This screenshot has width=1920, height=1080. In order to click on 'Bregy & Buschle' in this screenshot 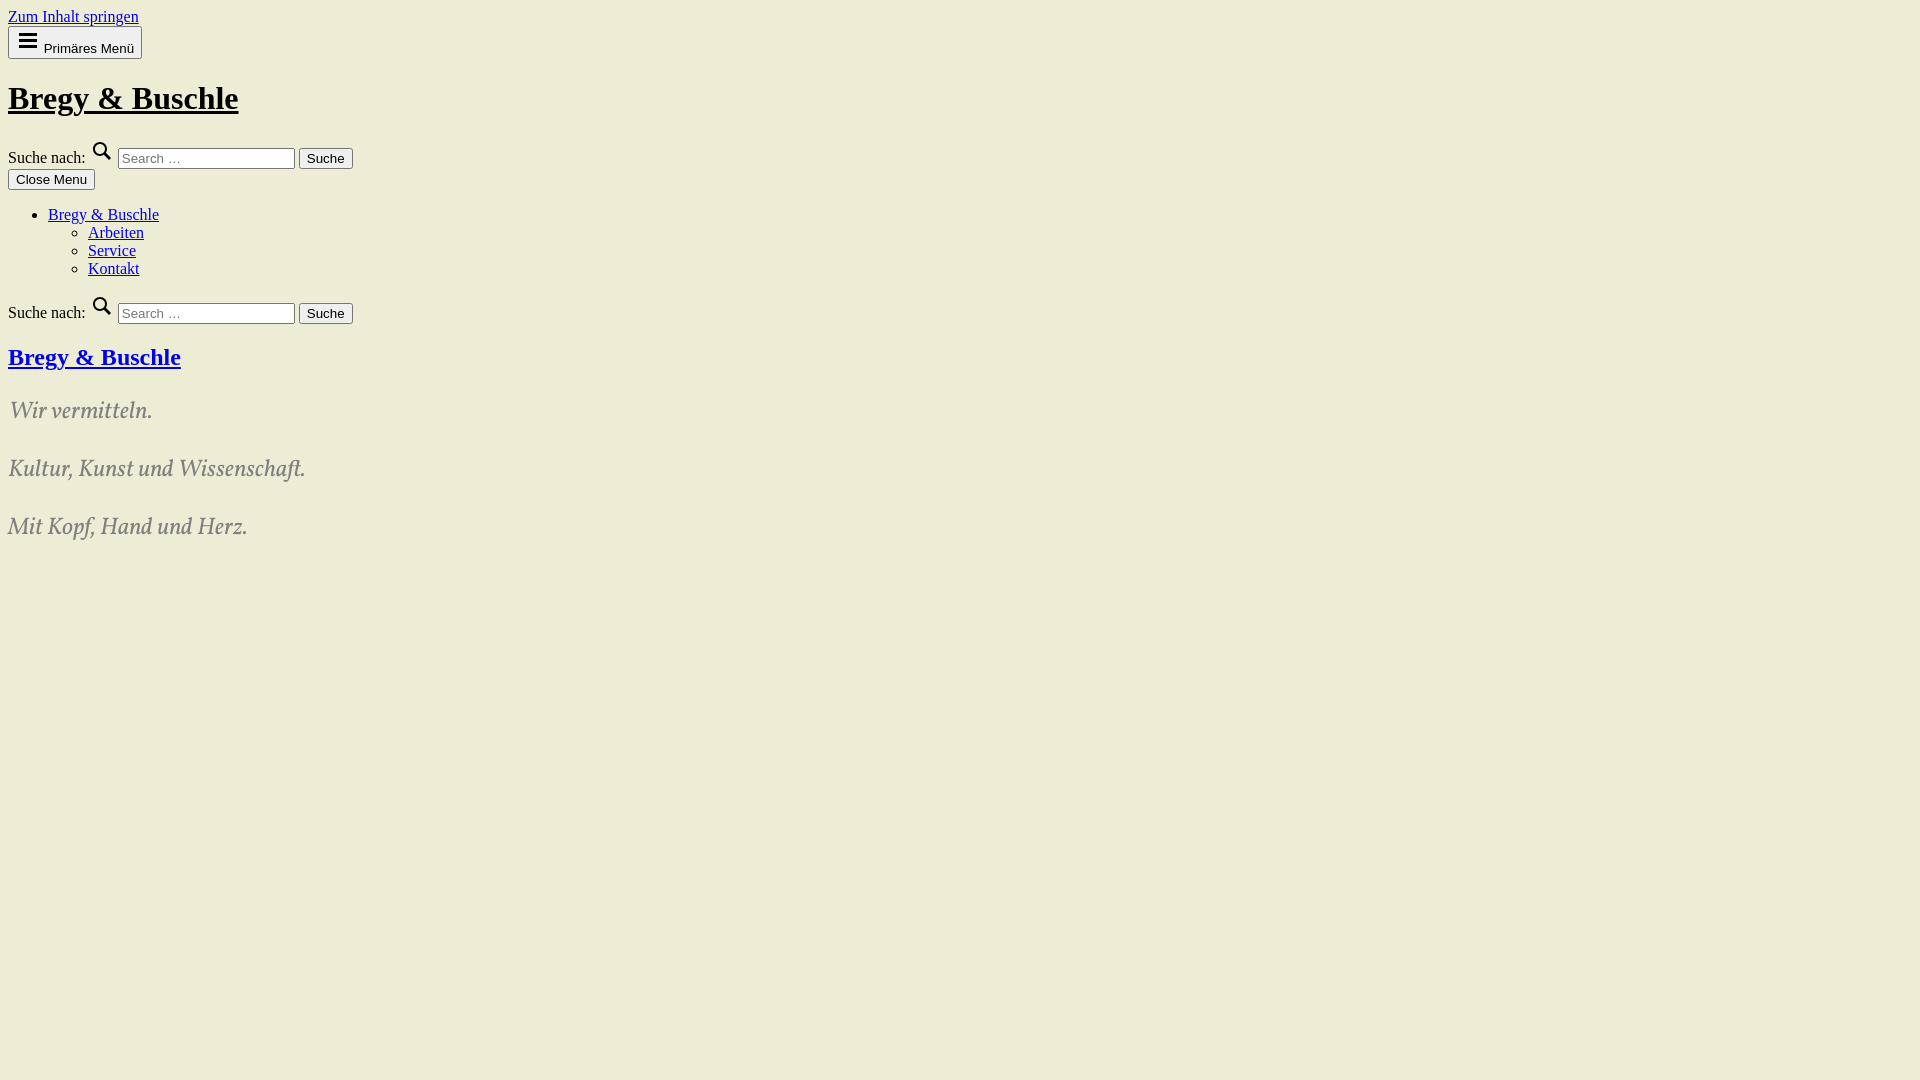, I will do `click(93, 356)`.